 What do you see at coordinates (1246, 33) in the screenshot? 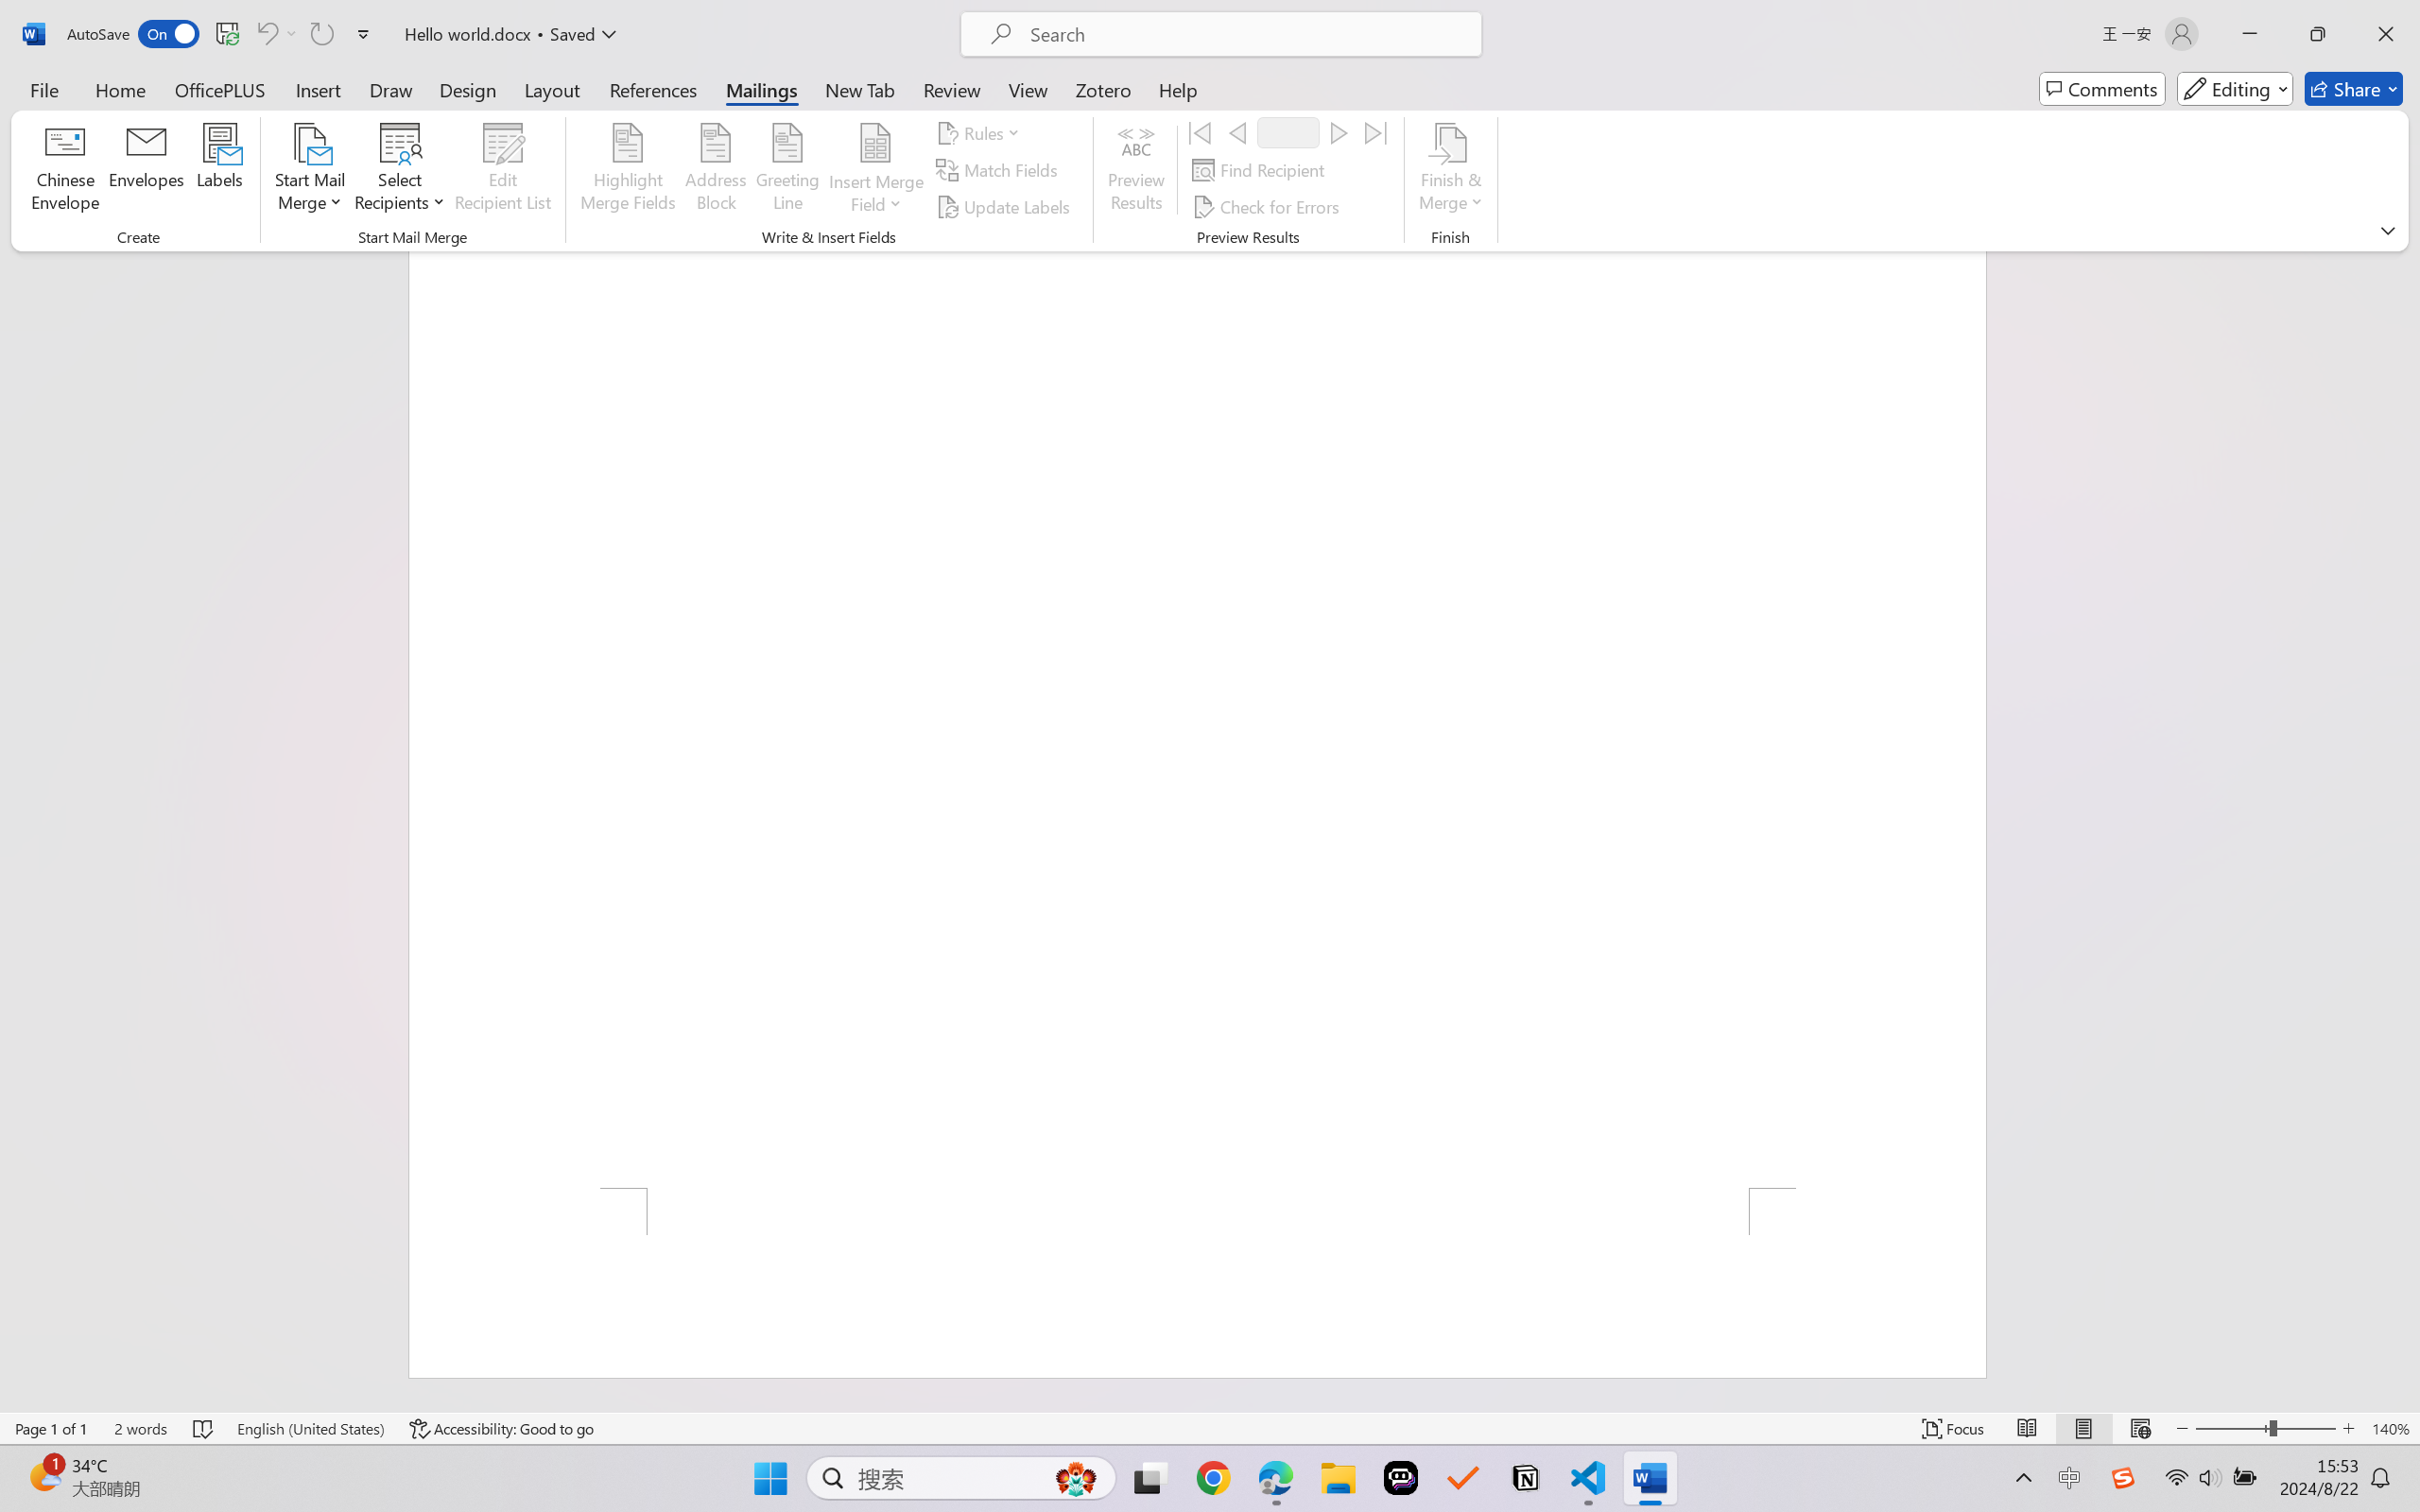
I see `'Microsoft search'` at bounding box center [1246, 33].